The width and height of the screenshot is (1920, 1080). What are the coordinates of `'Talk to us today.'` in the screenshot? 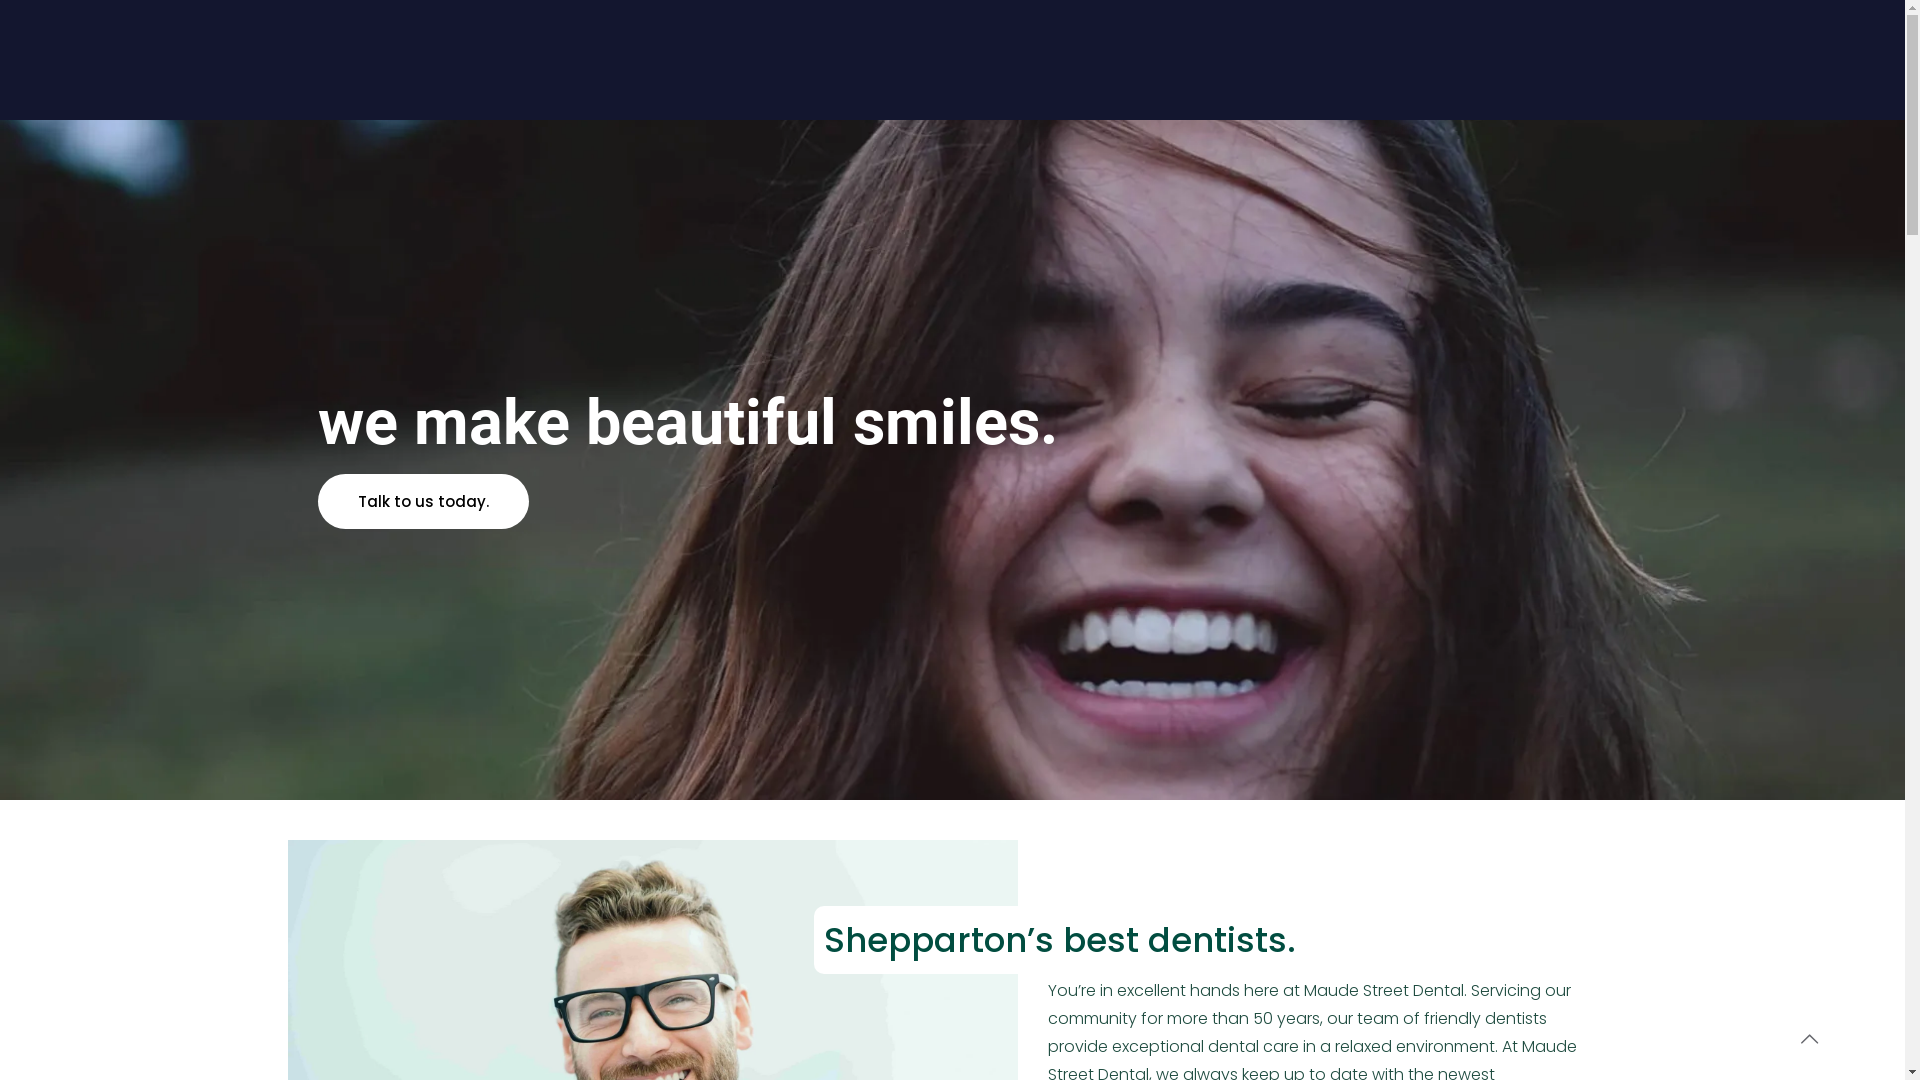 It's located at (316, 500).